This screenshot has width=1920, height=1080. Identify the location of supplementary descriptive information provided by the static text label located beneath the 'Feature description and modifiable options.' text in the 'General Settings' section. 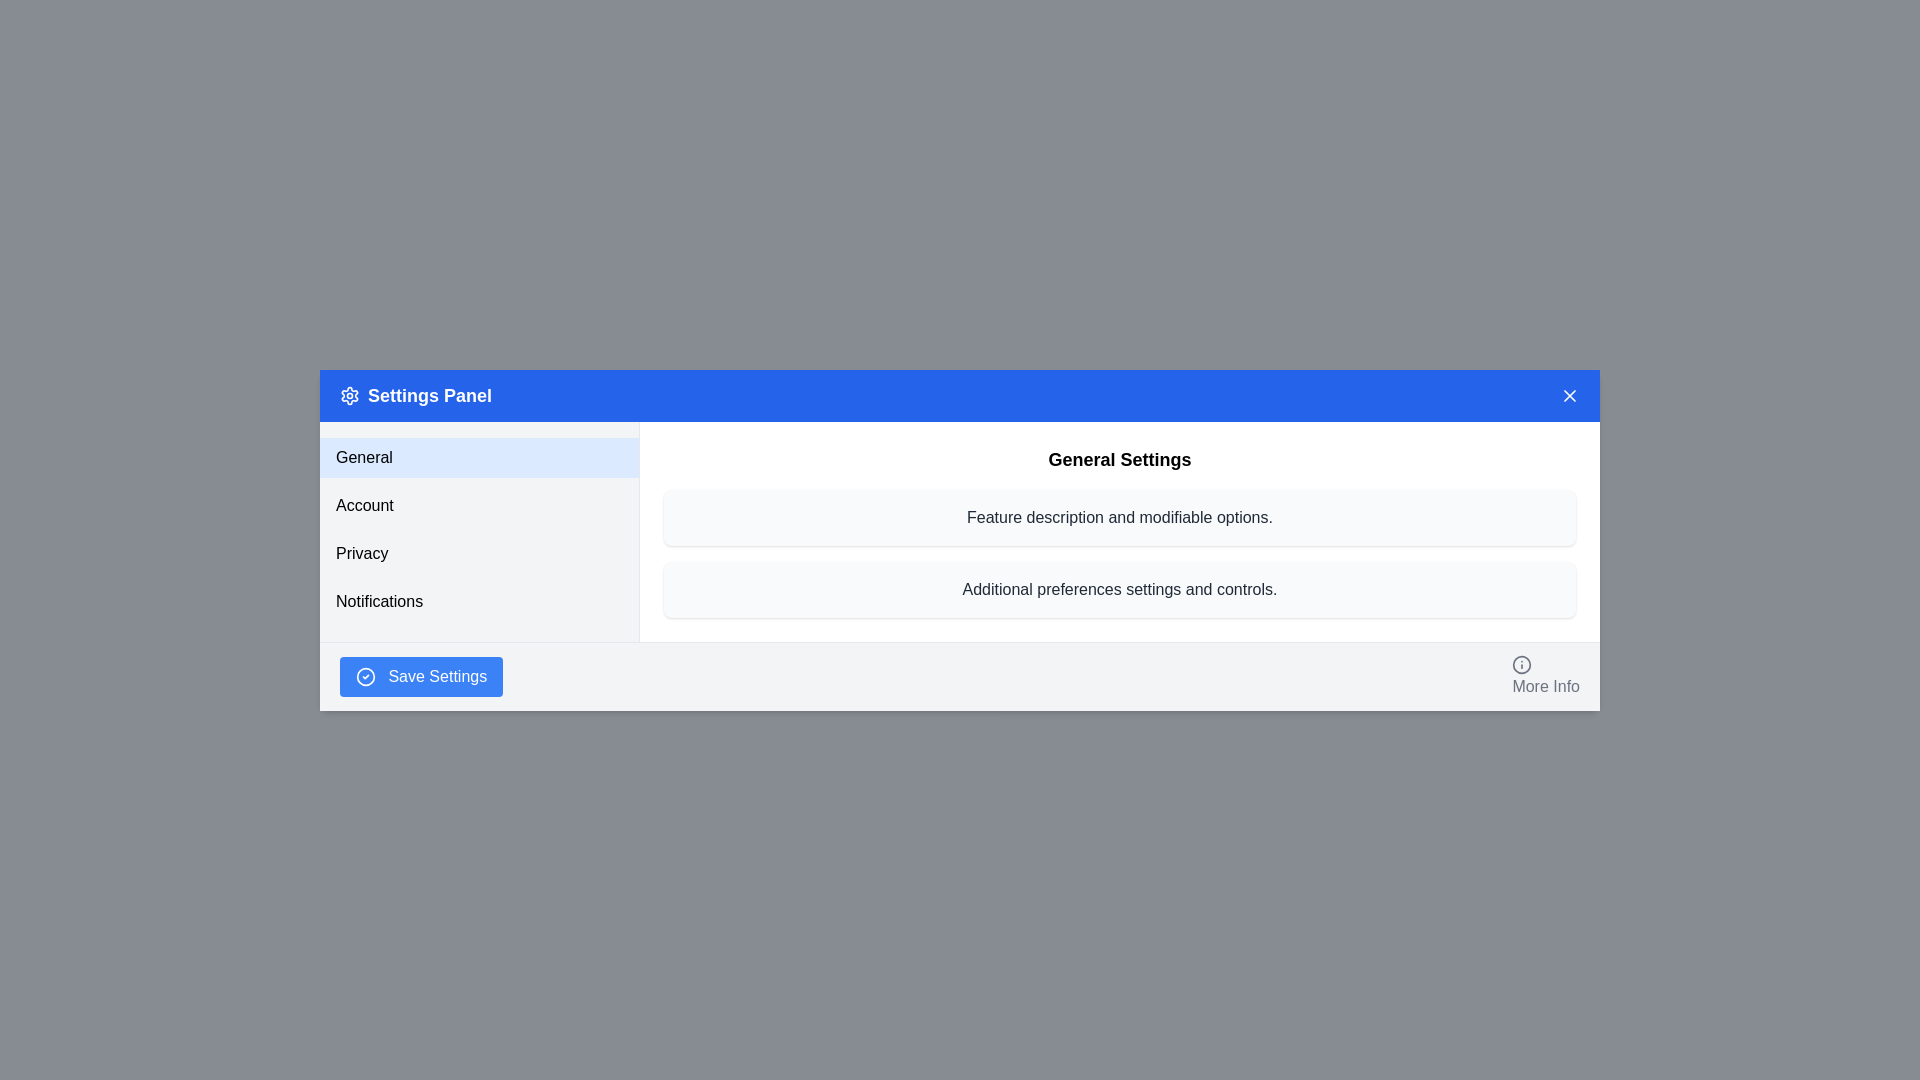
(1118, 588).